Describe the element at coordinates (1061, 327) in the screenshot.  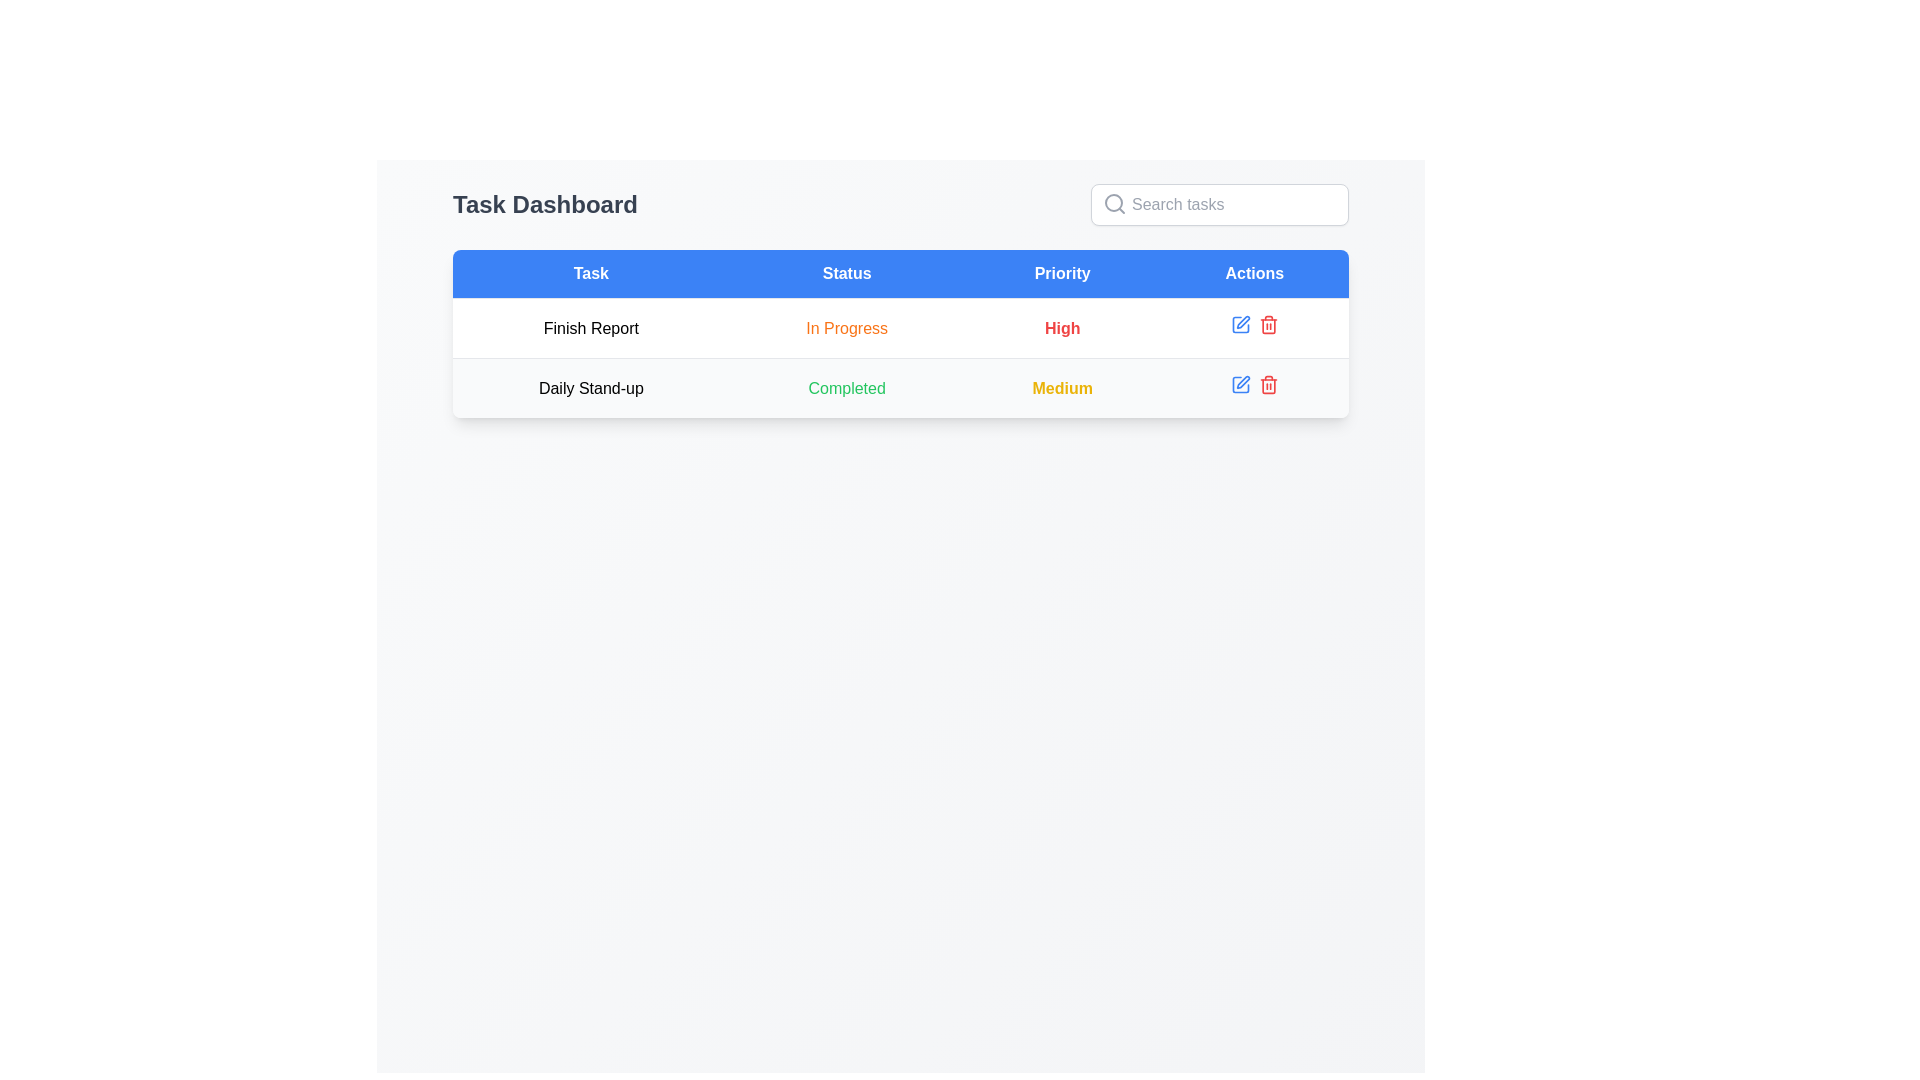
I see `text content of the 'High' priority label located in the 'Priority' column of the task list, which is positioned between the 'In Progress' status and the empty 'Actions' cell` at that location.